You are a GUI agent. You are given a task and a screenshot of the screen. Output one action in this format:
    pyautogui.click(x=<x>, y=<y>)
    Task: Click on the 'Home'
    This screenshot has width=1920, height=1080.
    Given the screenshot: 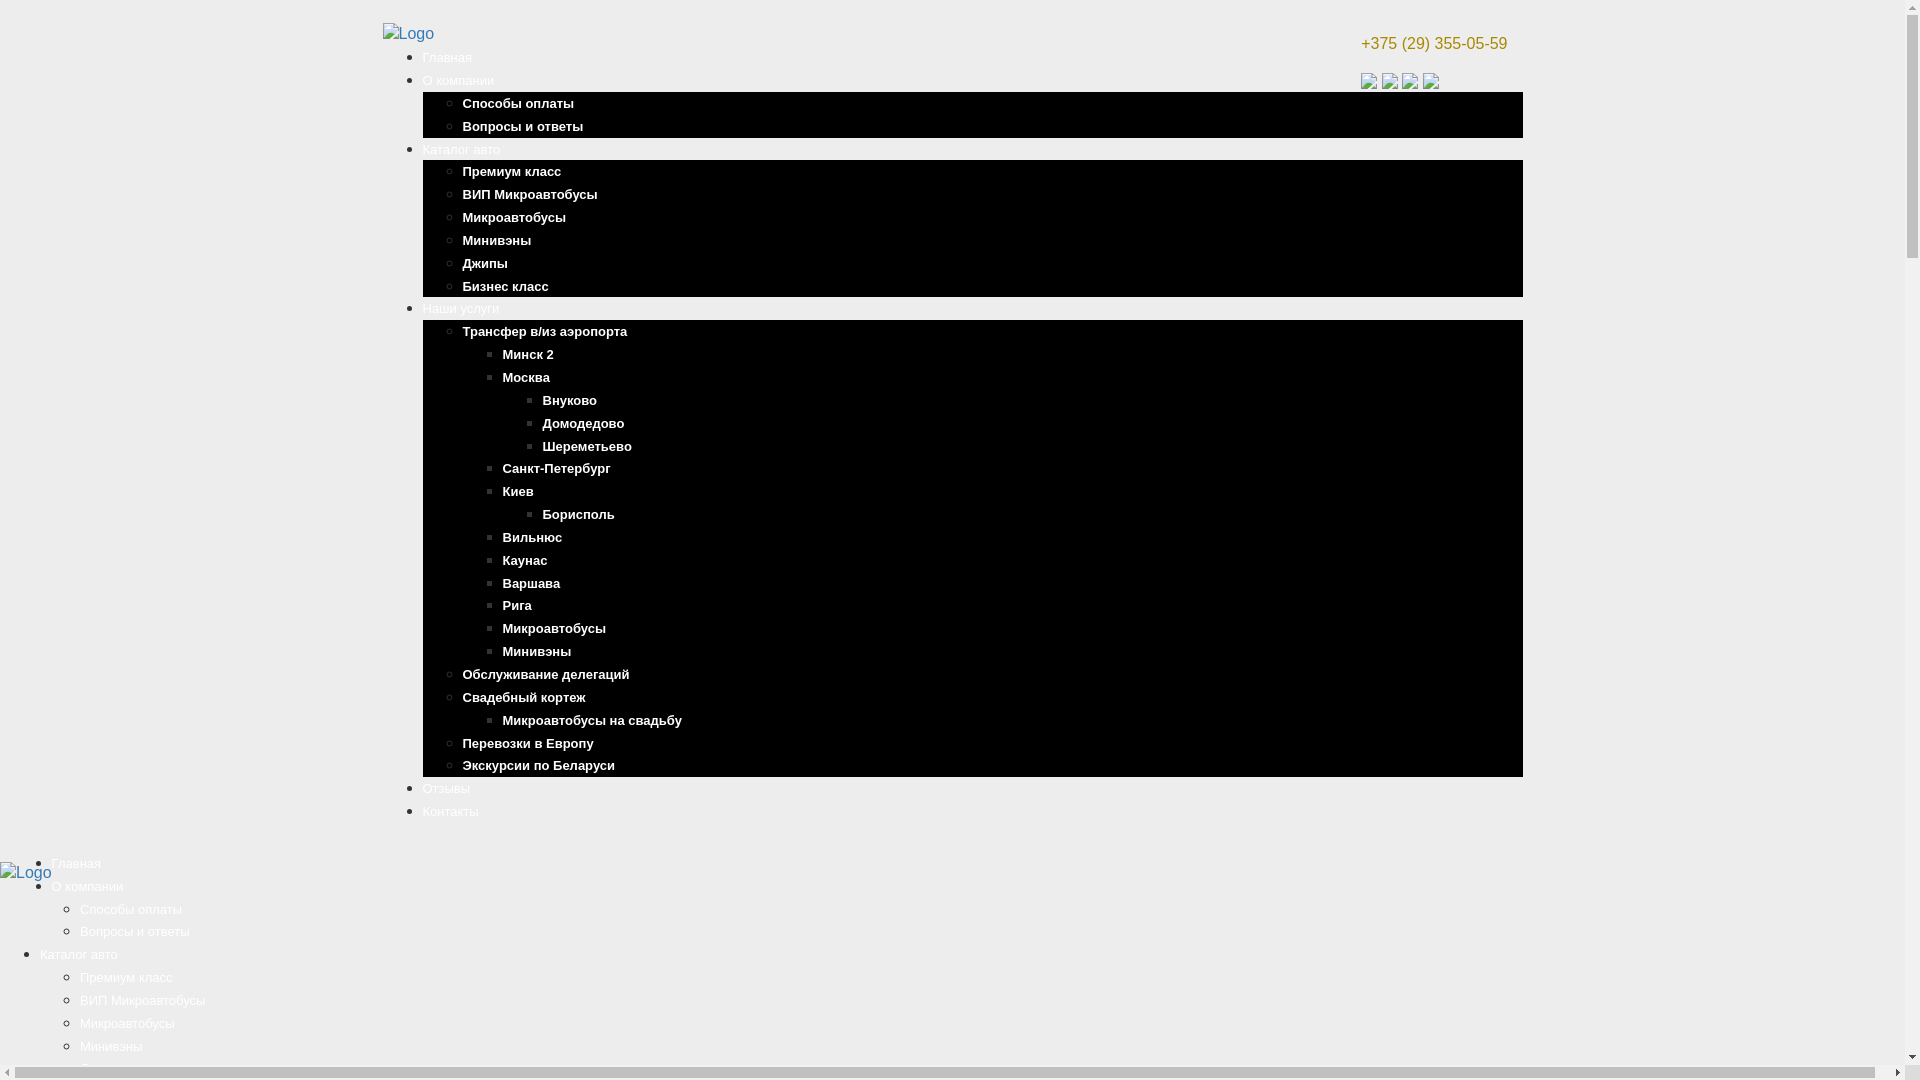 What is the action you would take?
    pyautogui.click(x=407, y=34)
    